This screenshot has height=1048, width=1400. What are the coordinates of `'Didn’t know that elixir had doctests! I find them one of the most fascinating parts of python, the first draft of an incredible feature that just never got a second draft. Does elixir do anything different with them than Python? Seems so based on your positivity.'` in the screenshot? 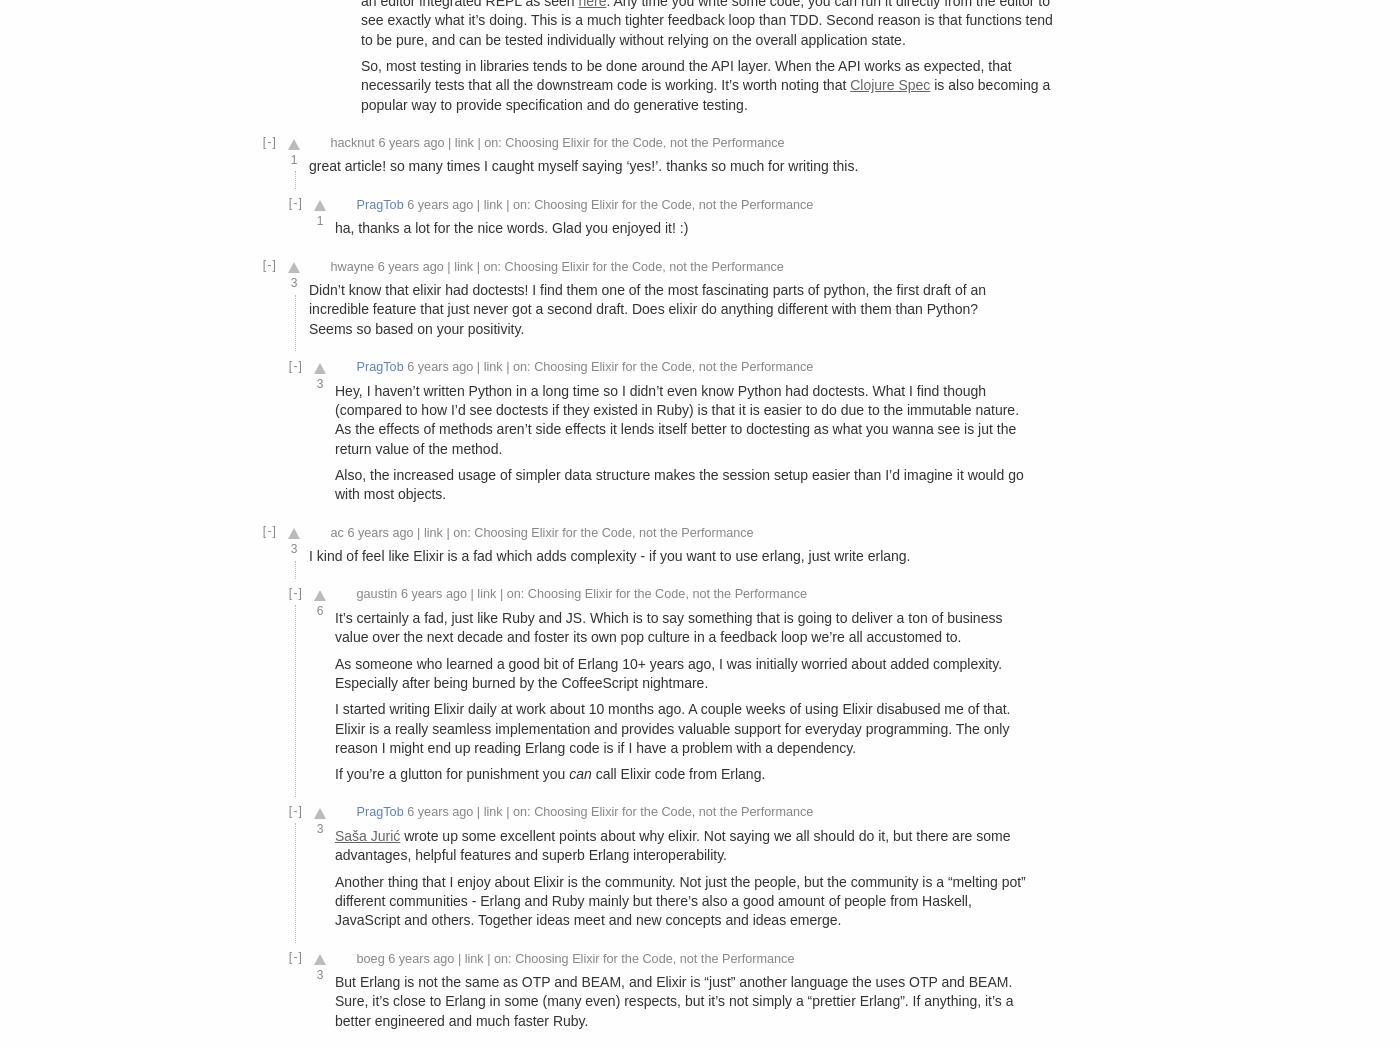 It's located at (647, 308).